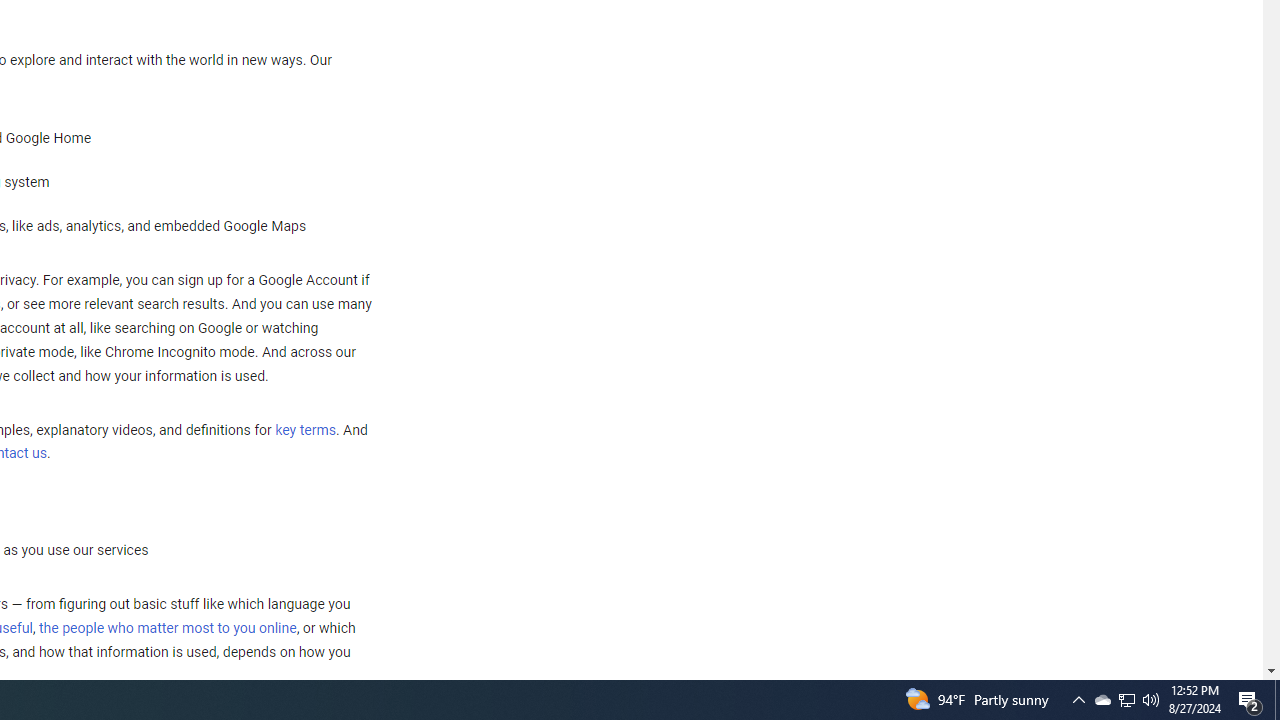  What do you see at coordinates (304, 429) in the screenshot?
I see `'key terms'` at bounding box center [304, 429].